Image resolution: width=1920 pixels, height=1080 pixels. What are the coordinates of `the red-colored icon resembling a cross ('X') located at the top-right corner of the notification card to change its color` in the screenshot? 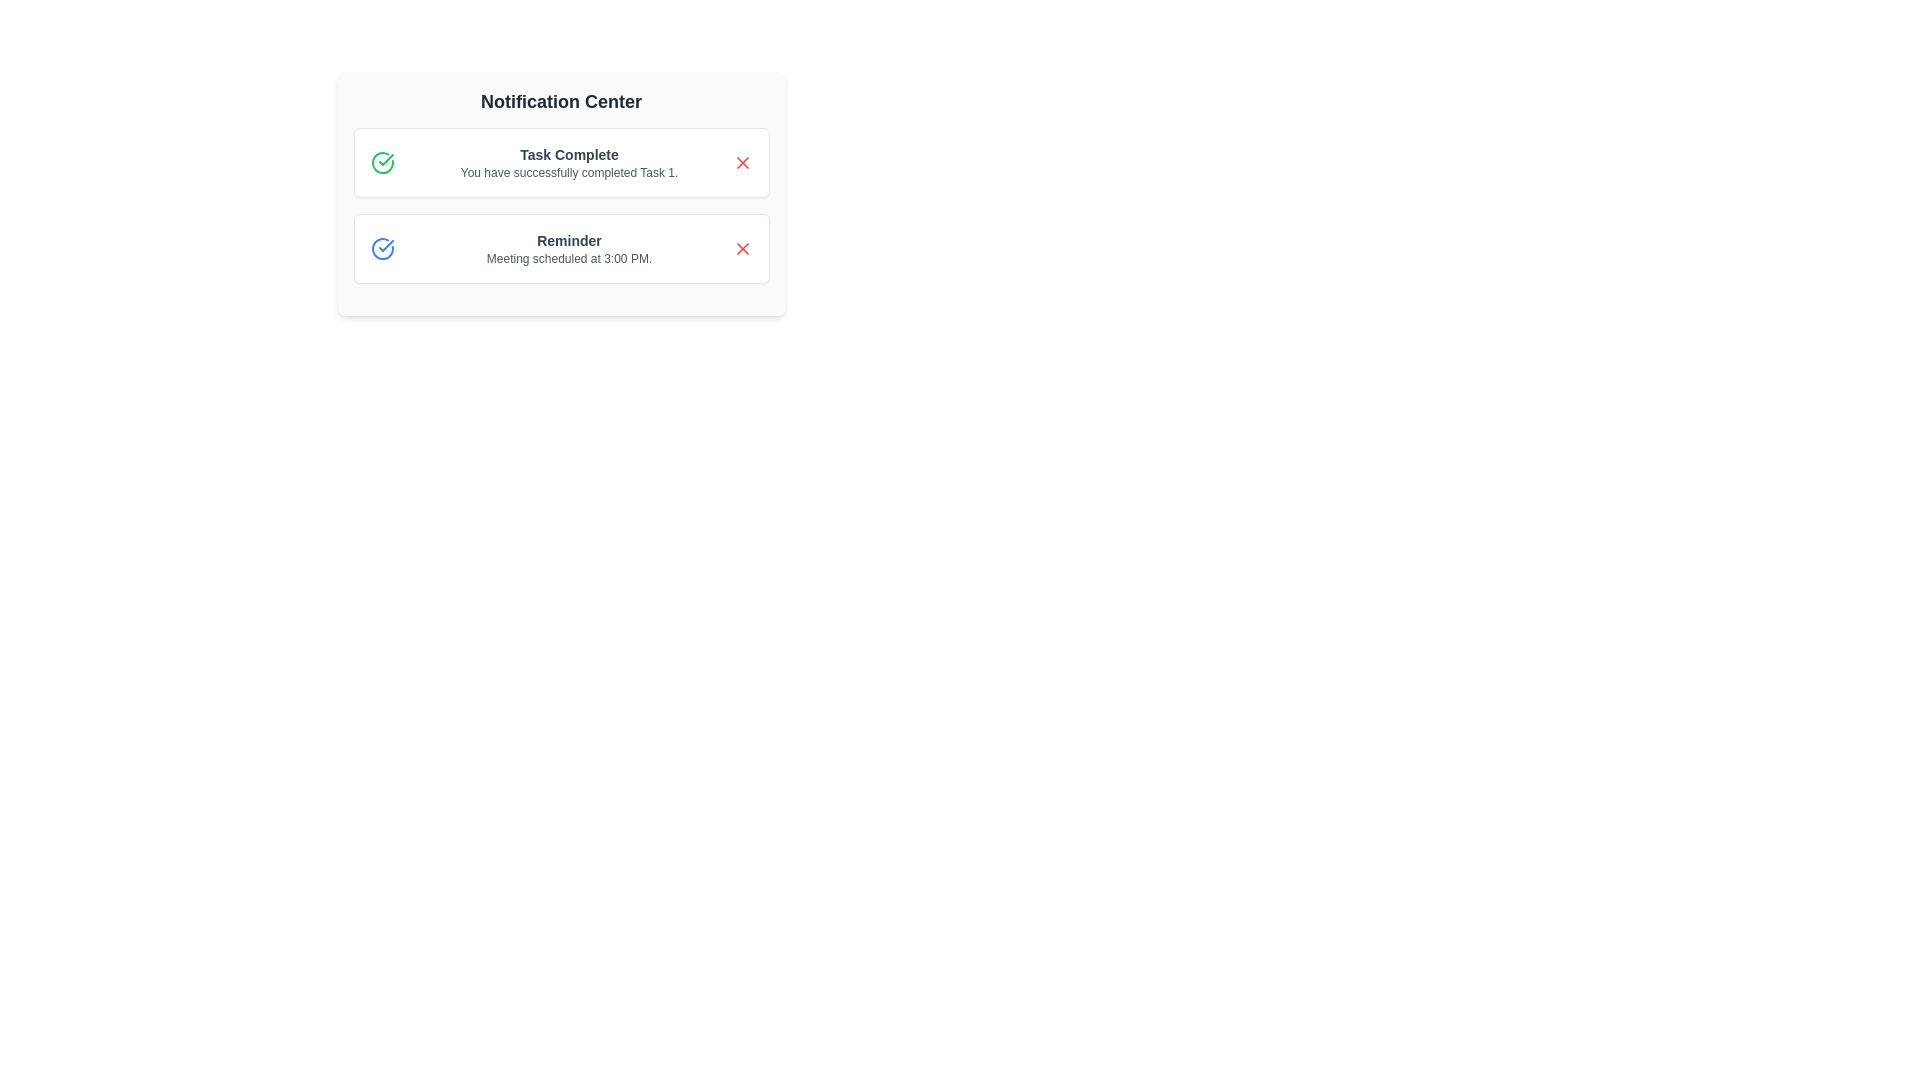 It's located at (741, 161).